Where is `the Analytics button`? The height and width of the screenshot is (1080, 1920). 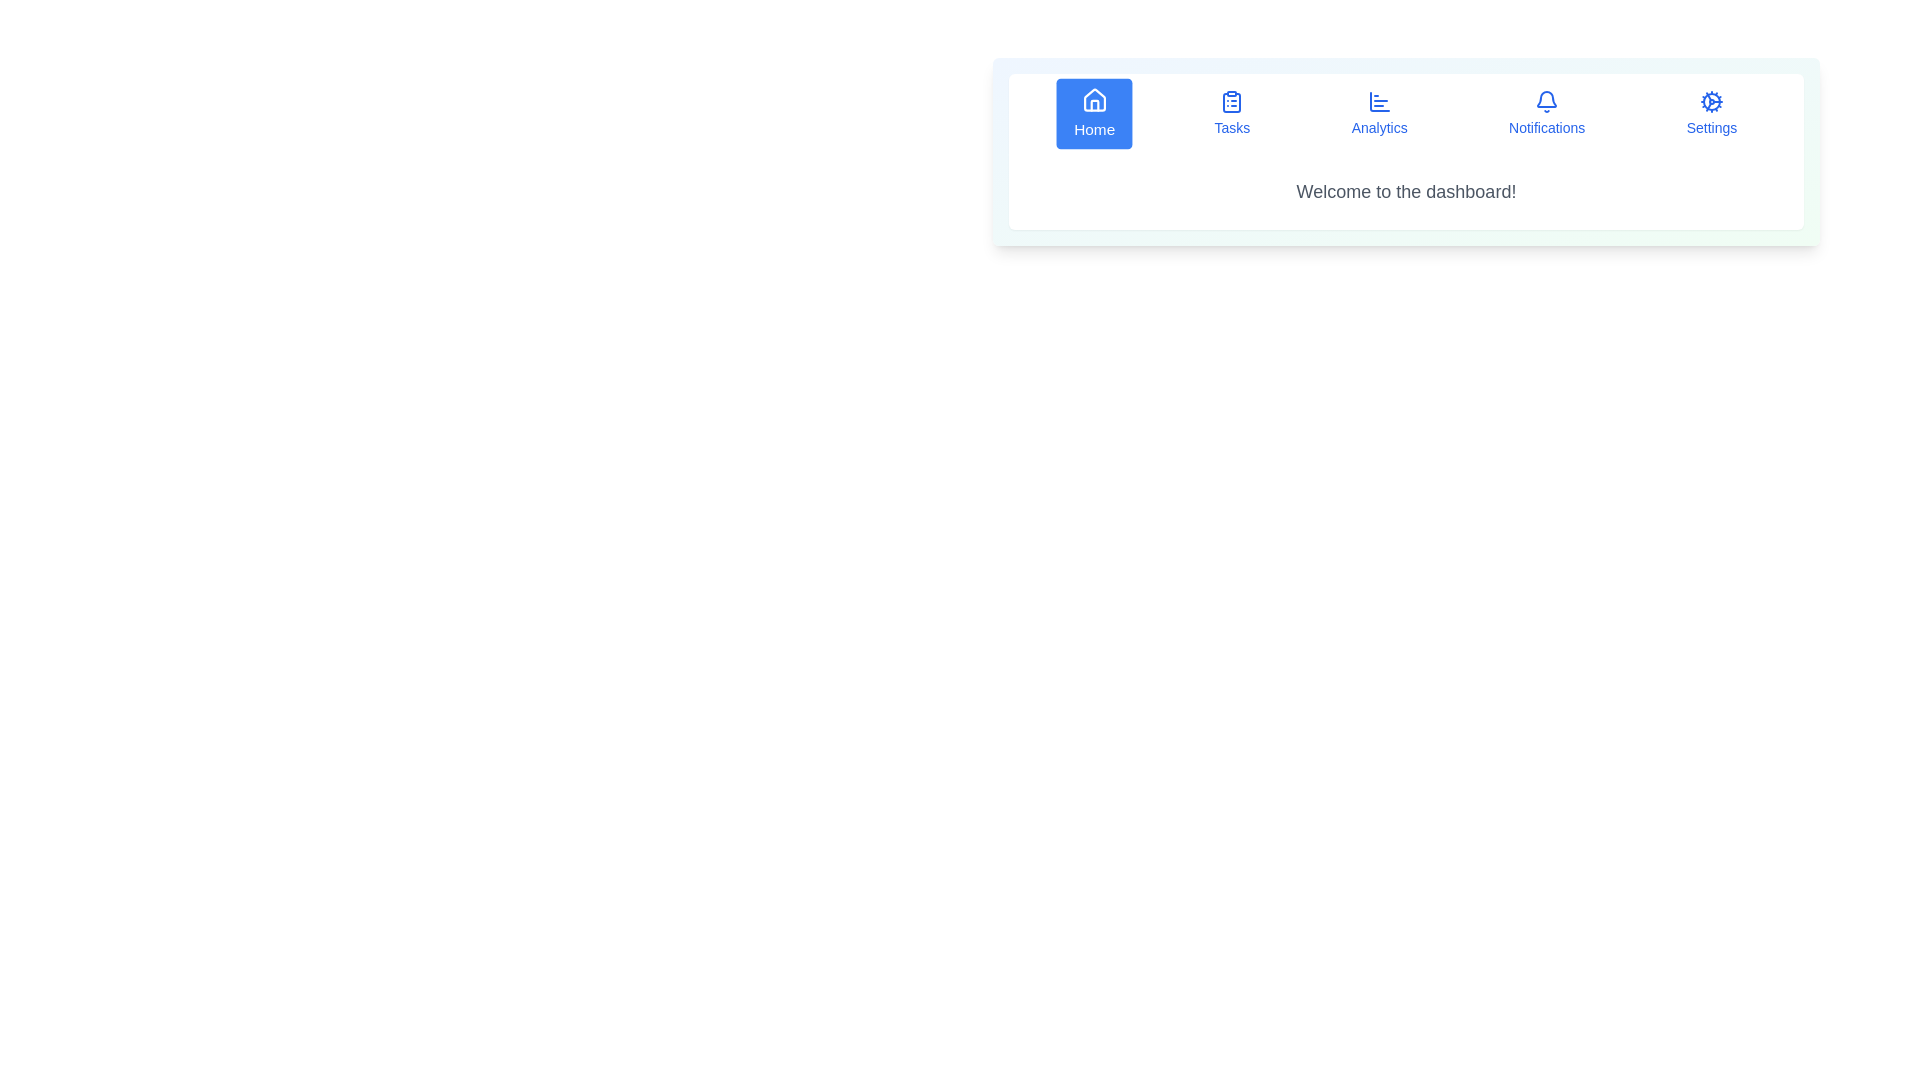
the Analytics button is located at coordinates (1378, 114).